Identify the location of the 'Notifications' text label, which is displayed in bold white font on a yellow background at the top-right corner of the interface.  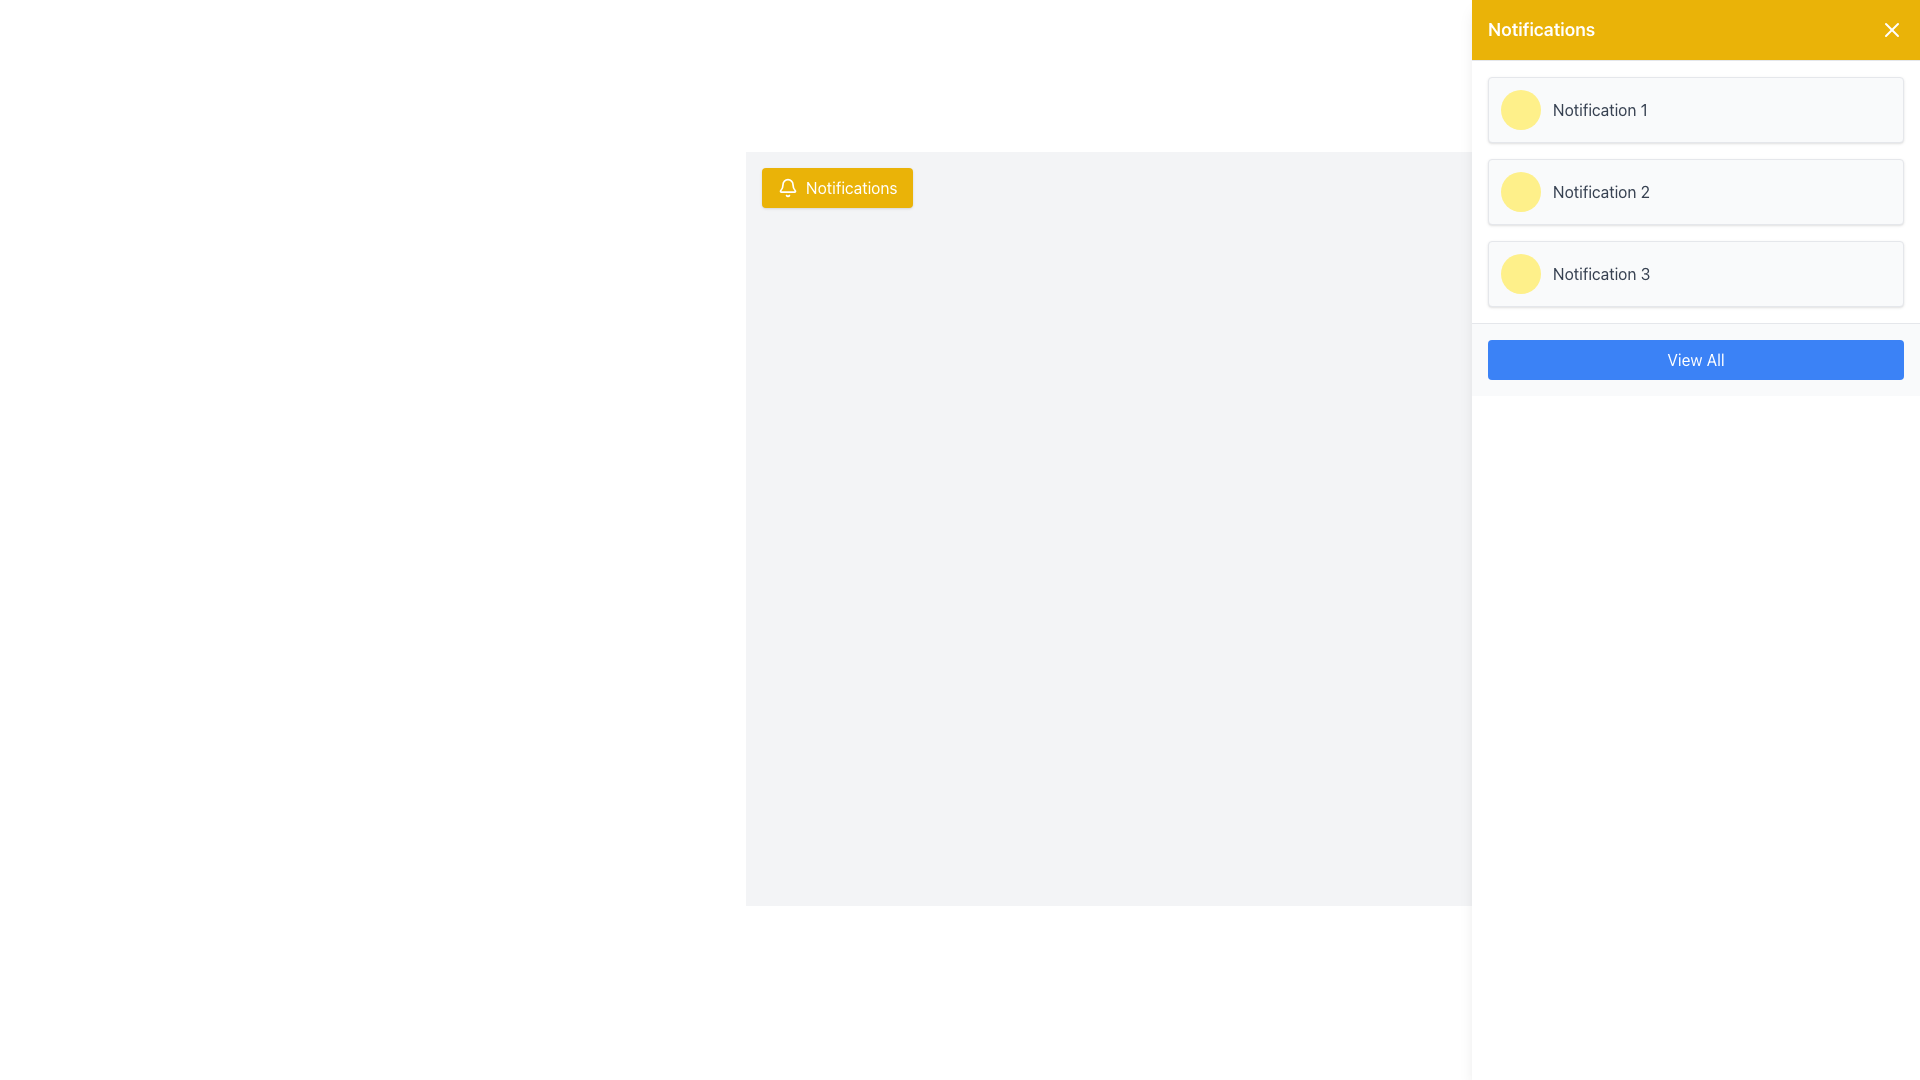
(1540, 30).